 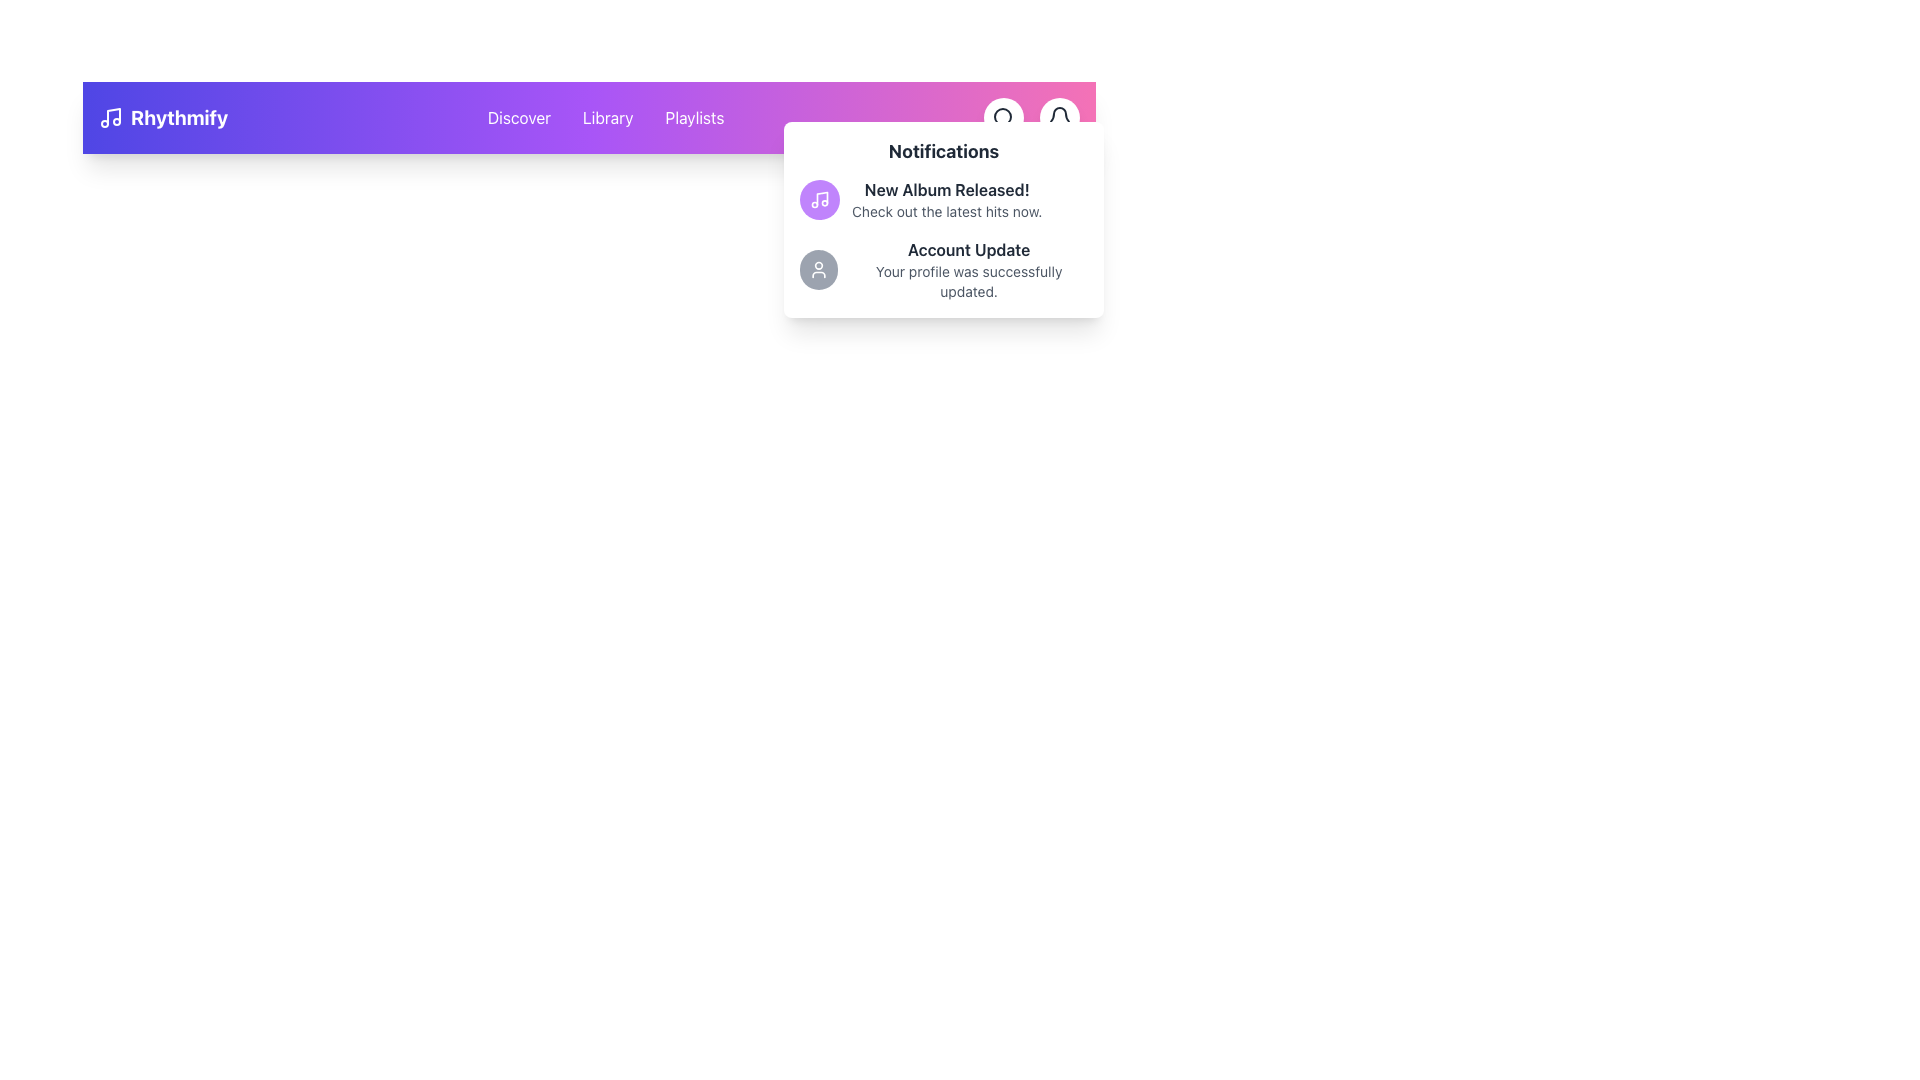 I want to click on the small SVG circle element that is part of the larger search icon located in the top navigation bar, so click(x=1003, y=116).